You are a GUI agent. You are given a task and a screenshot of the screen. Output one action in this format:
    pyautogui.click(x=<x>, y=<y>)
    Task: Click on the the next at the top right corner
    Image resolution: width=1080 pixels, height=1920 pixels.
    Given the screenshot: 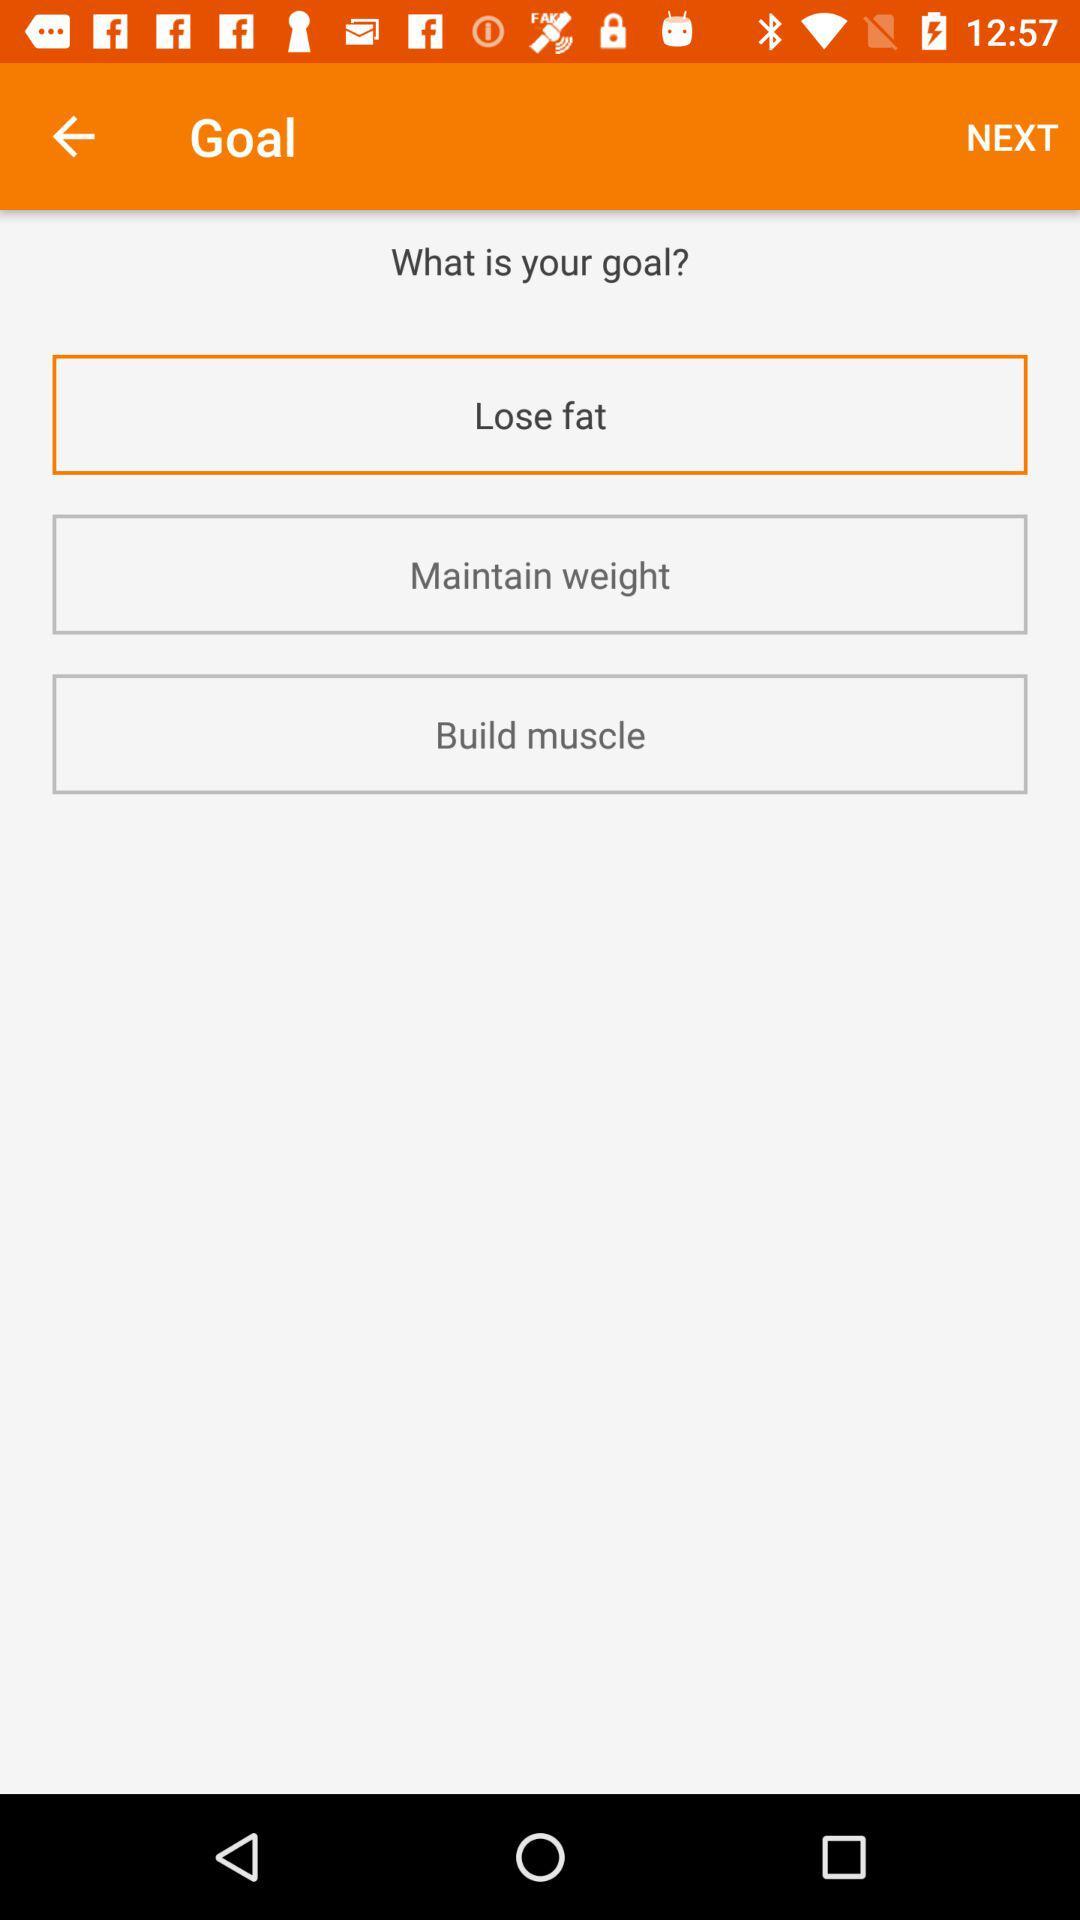 What is the action you would take?
    pyautogui.click(x=1012, y=135)
    